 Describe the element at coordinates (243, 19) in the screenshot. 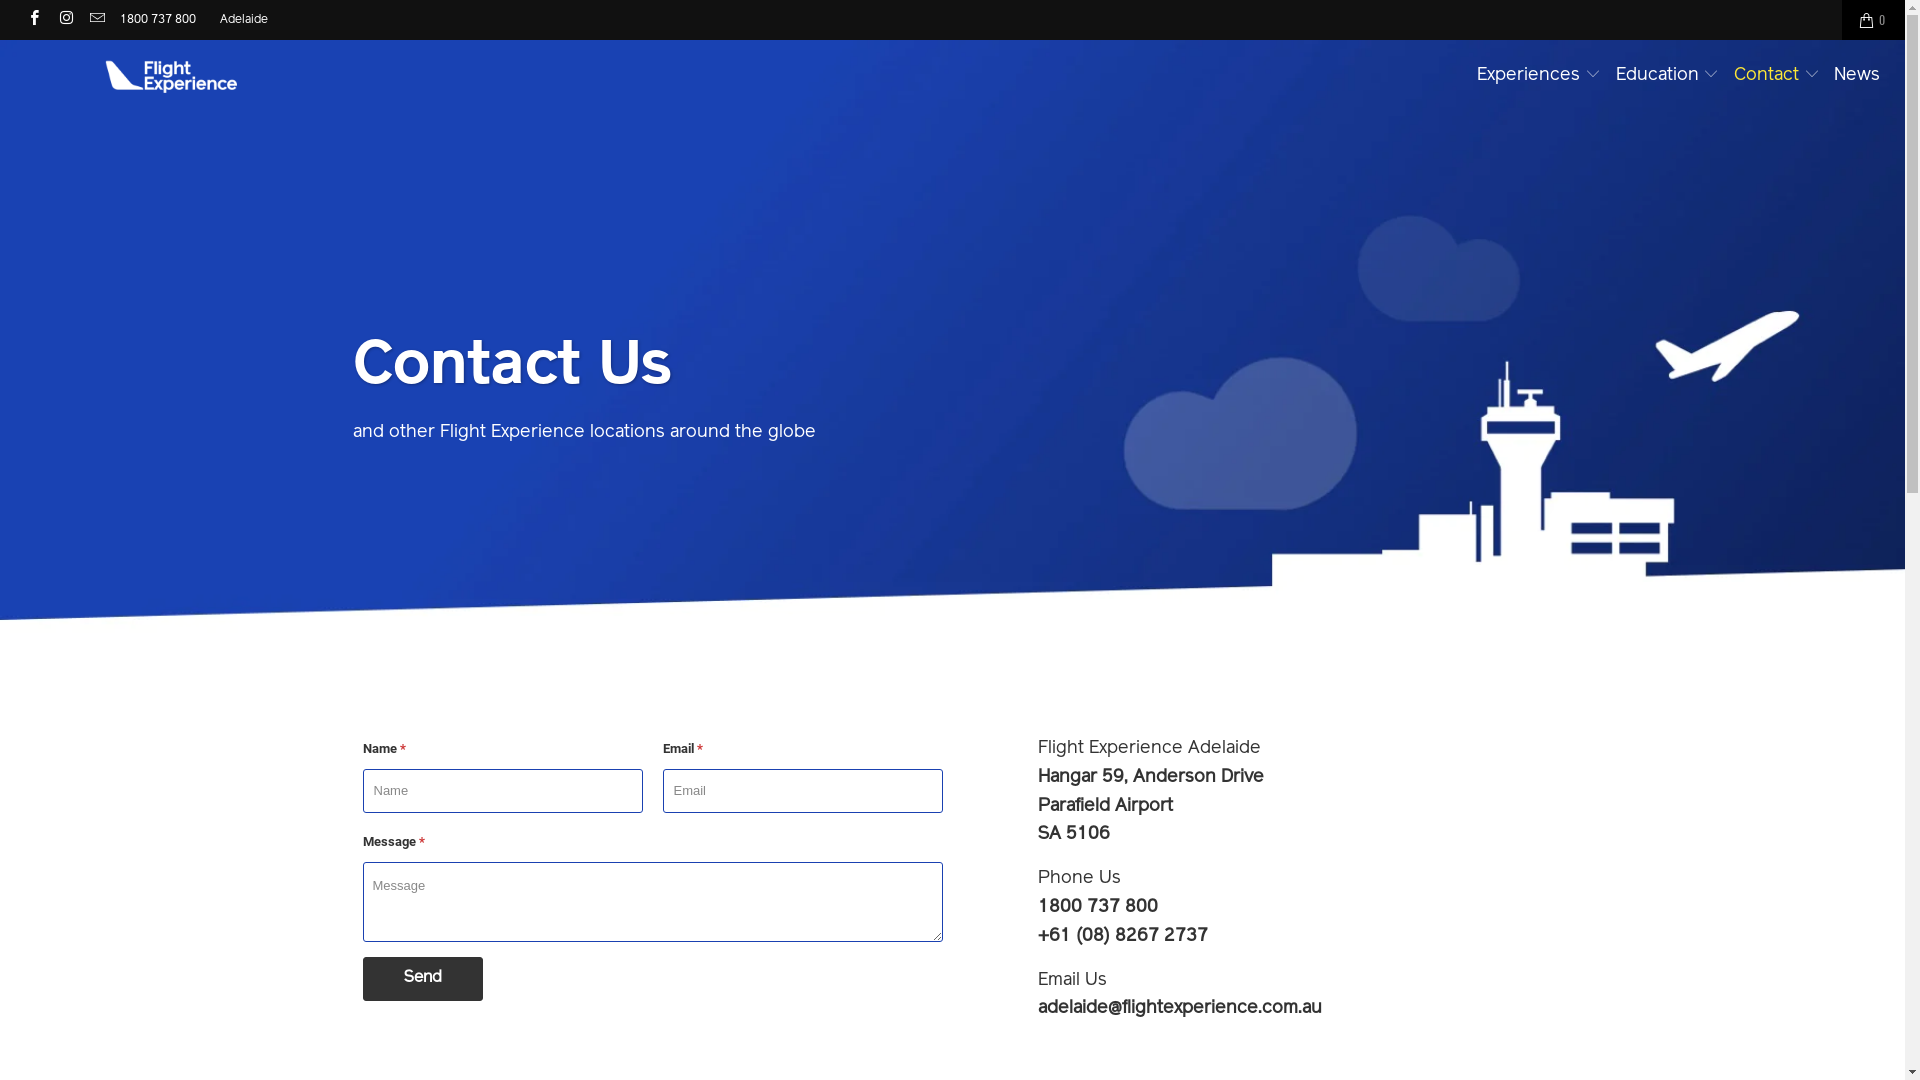

I see `'Adelaide'` at that location.